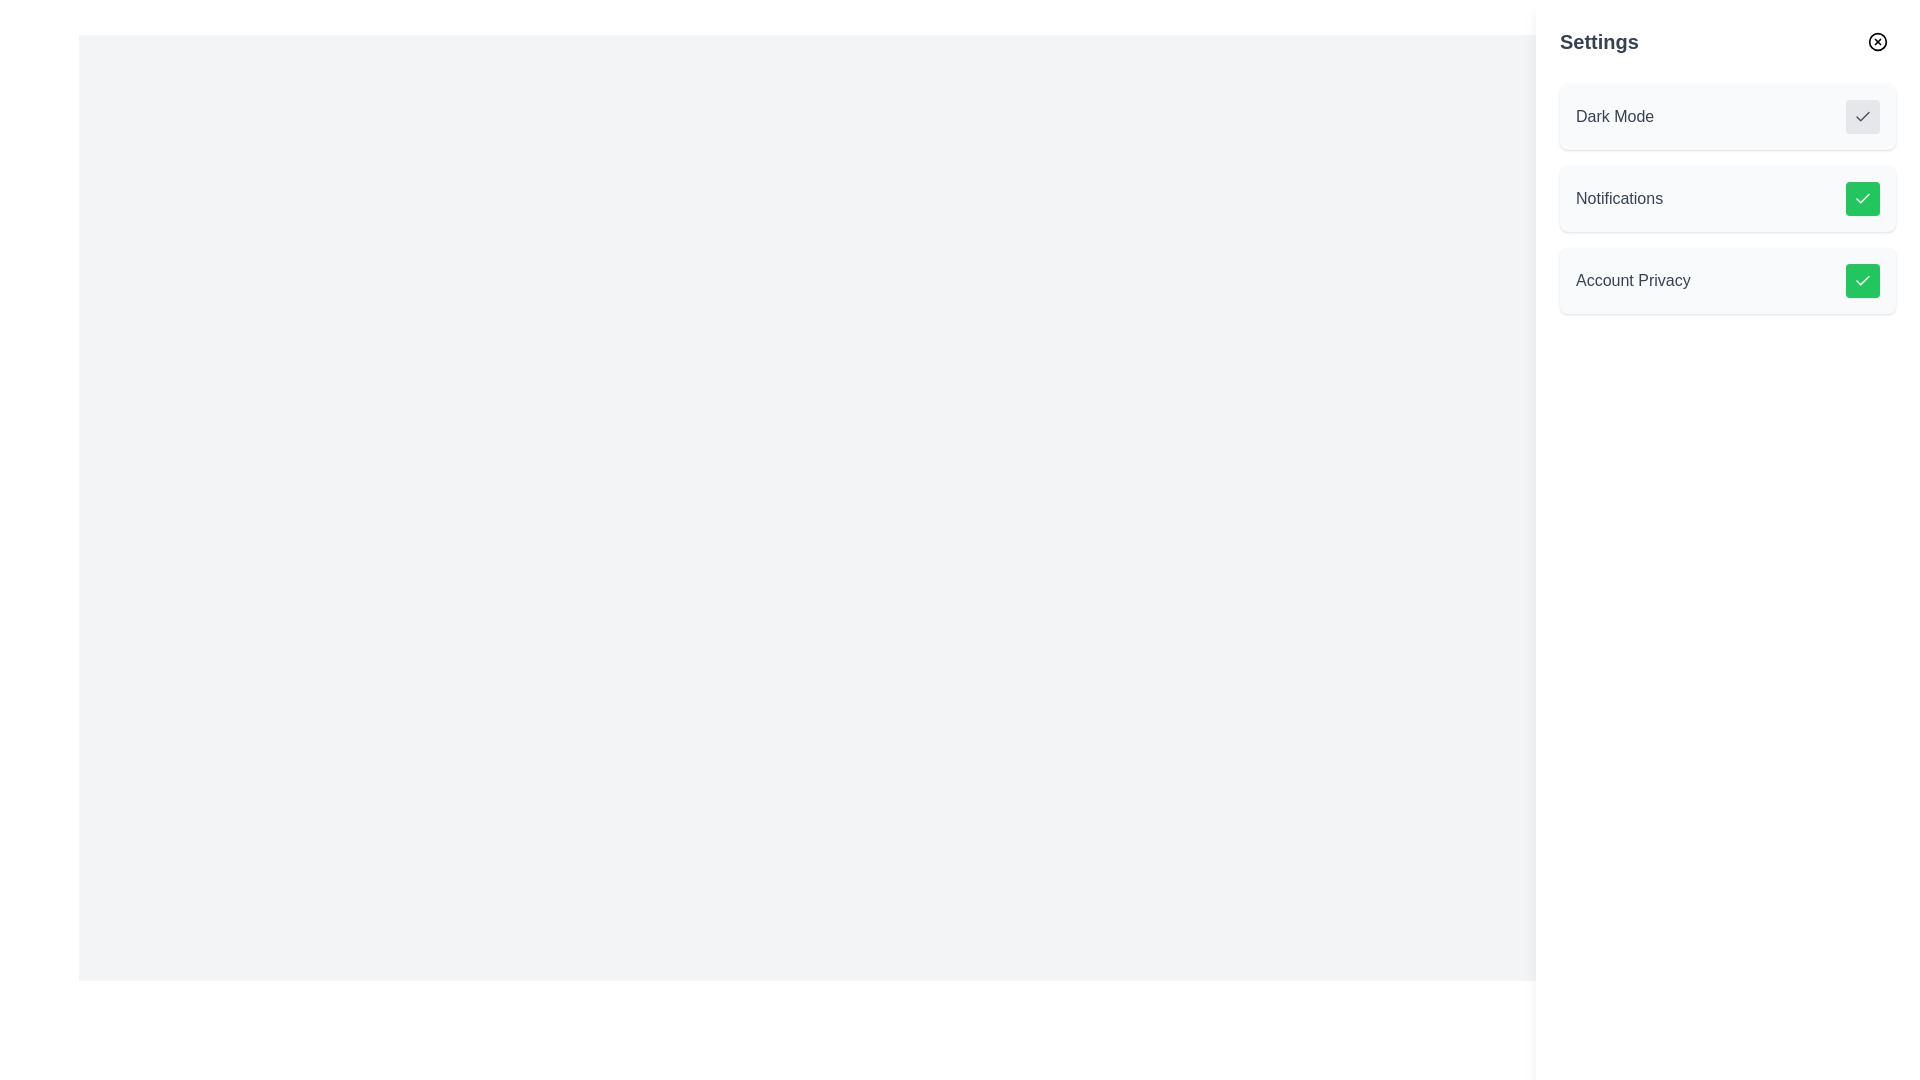  What do you see at coordinates (1619, 199) in the screenshot?
I see `the 'Notifications' text label displayed in gray font within the settings panel, located on the right side of the page, next to a green checkmark button` at bounding box center [1619, 199].